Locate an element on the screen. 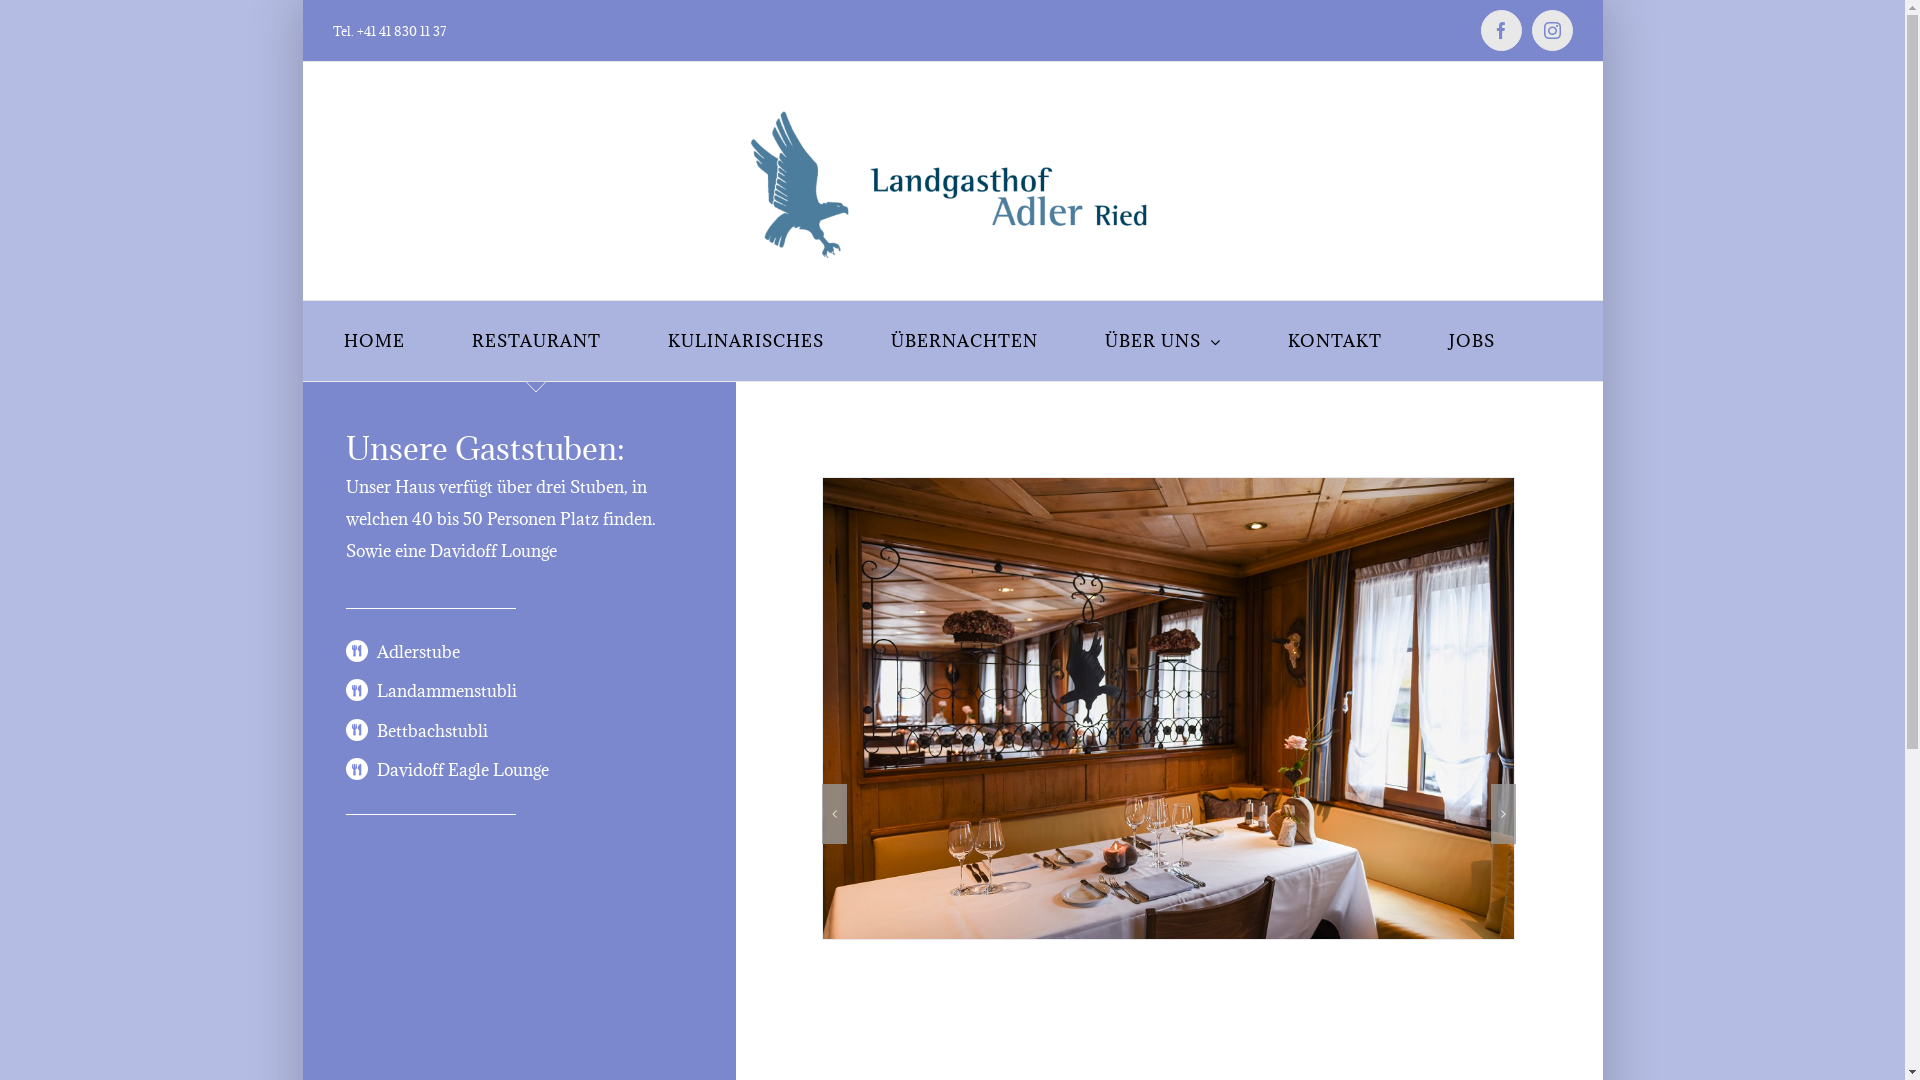 The height and width of the screenshot is (1080, 1920). 'HOME' is located at coordinates (374, 339).